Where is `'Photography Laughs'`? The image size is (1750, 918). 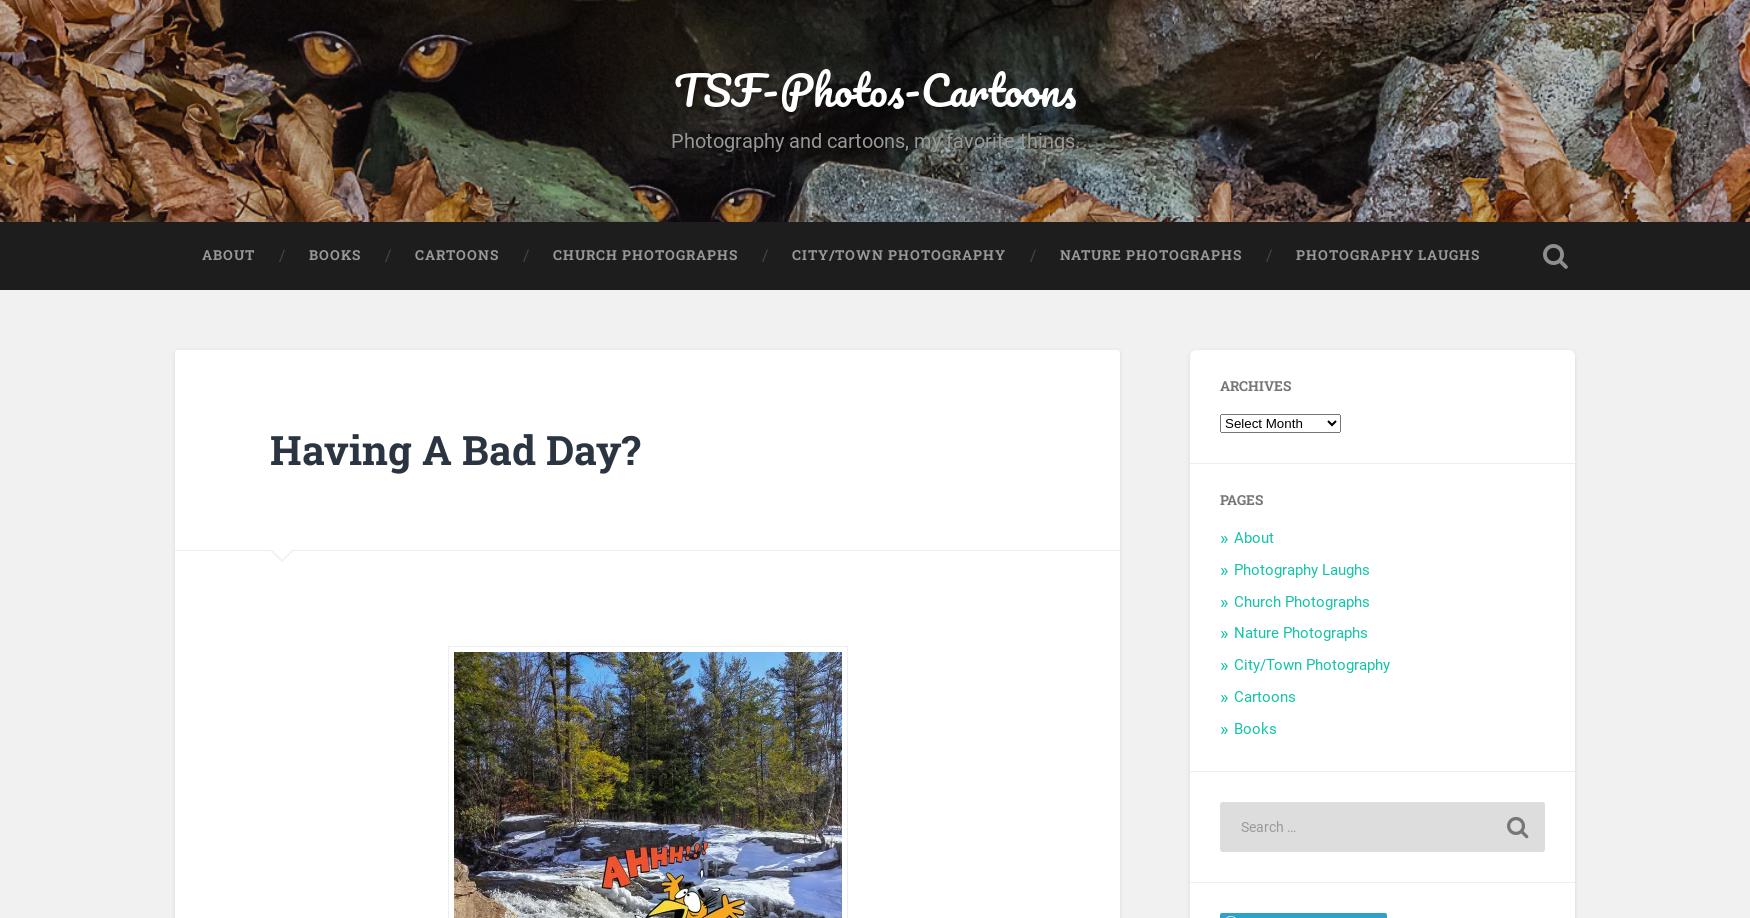 'Photography Laughs' is located at coordinates (1233, 567).